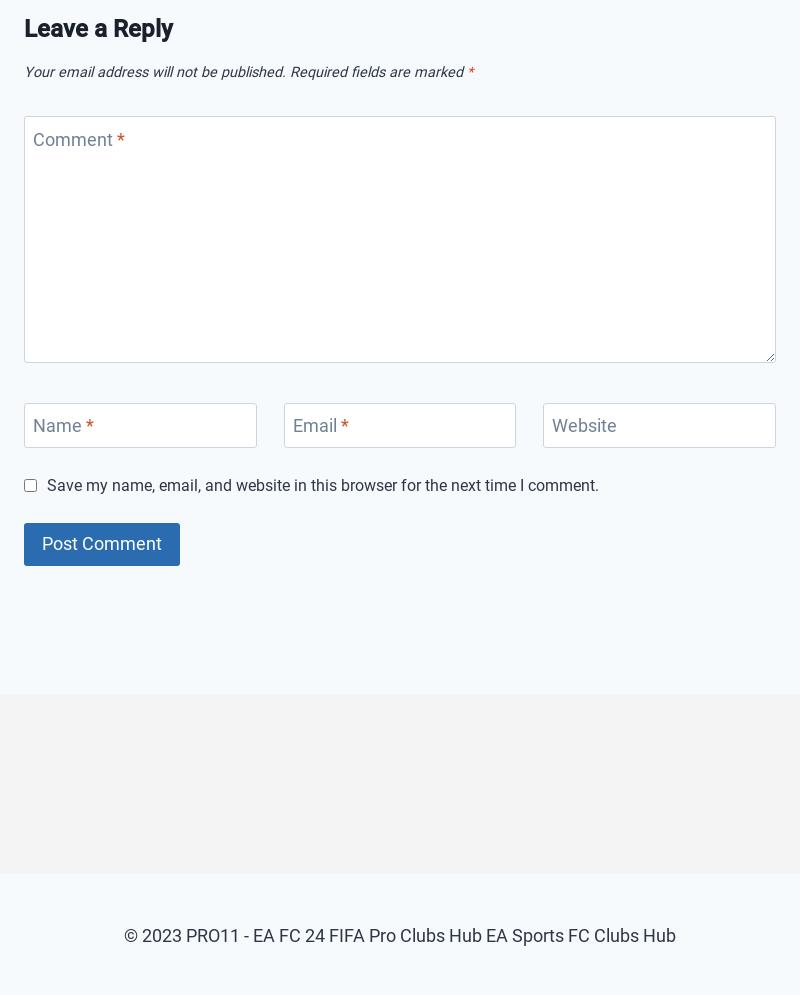  I want to click on 'Comment', so click(33, 138).